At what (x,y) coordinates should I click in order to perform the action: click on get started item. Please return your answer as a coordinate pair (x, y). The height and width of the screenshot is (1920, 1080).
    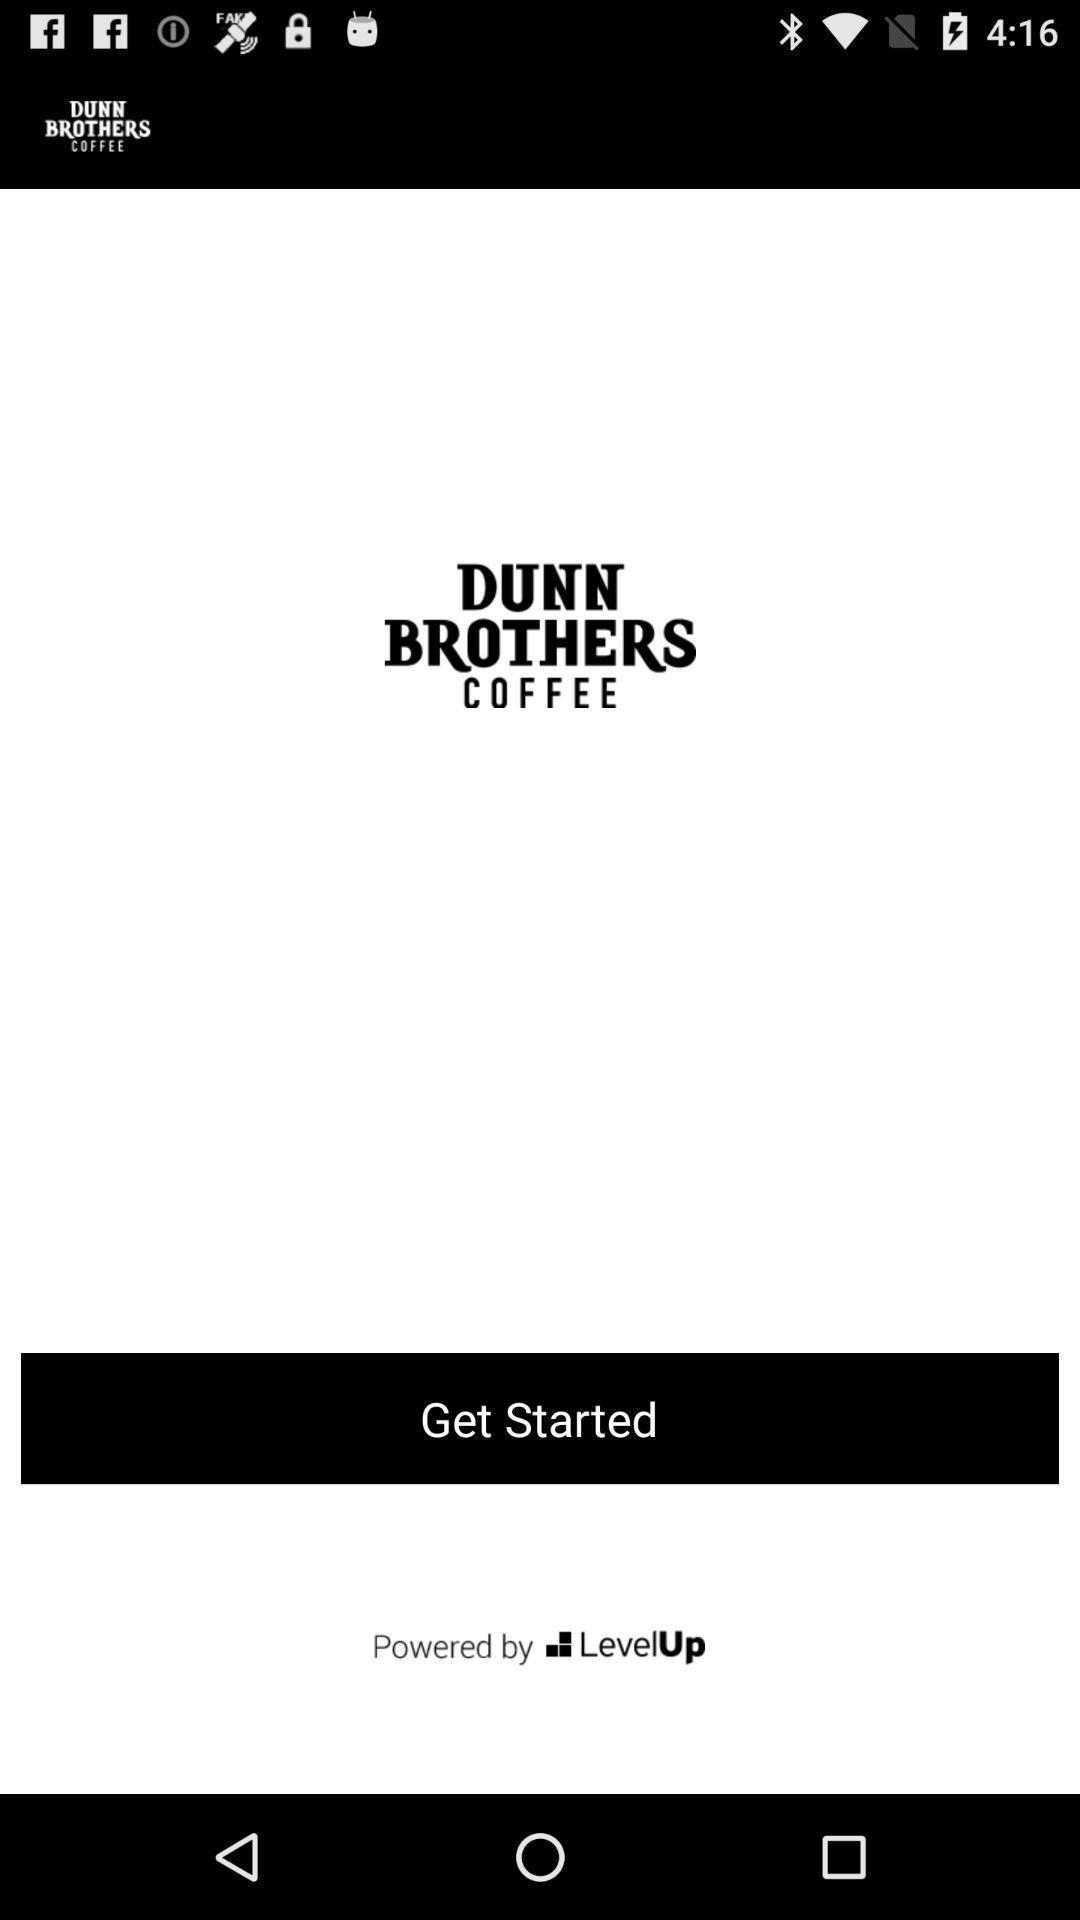
    Looking at the image, I should click on (540, 1417).